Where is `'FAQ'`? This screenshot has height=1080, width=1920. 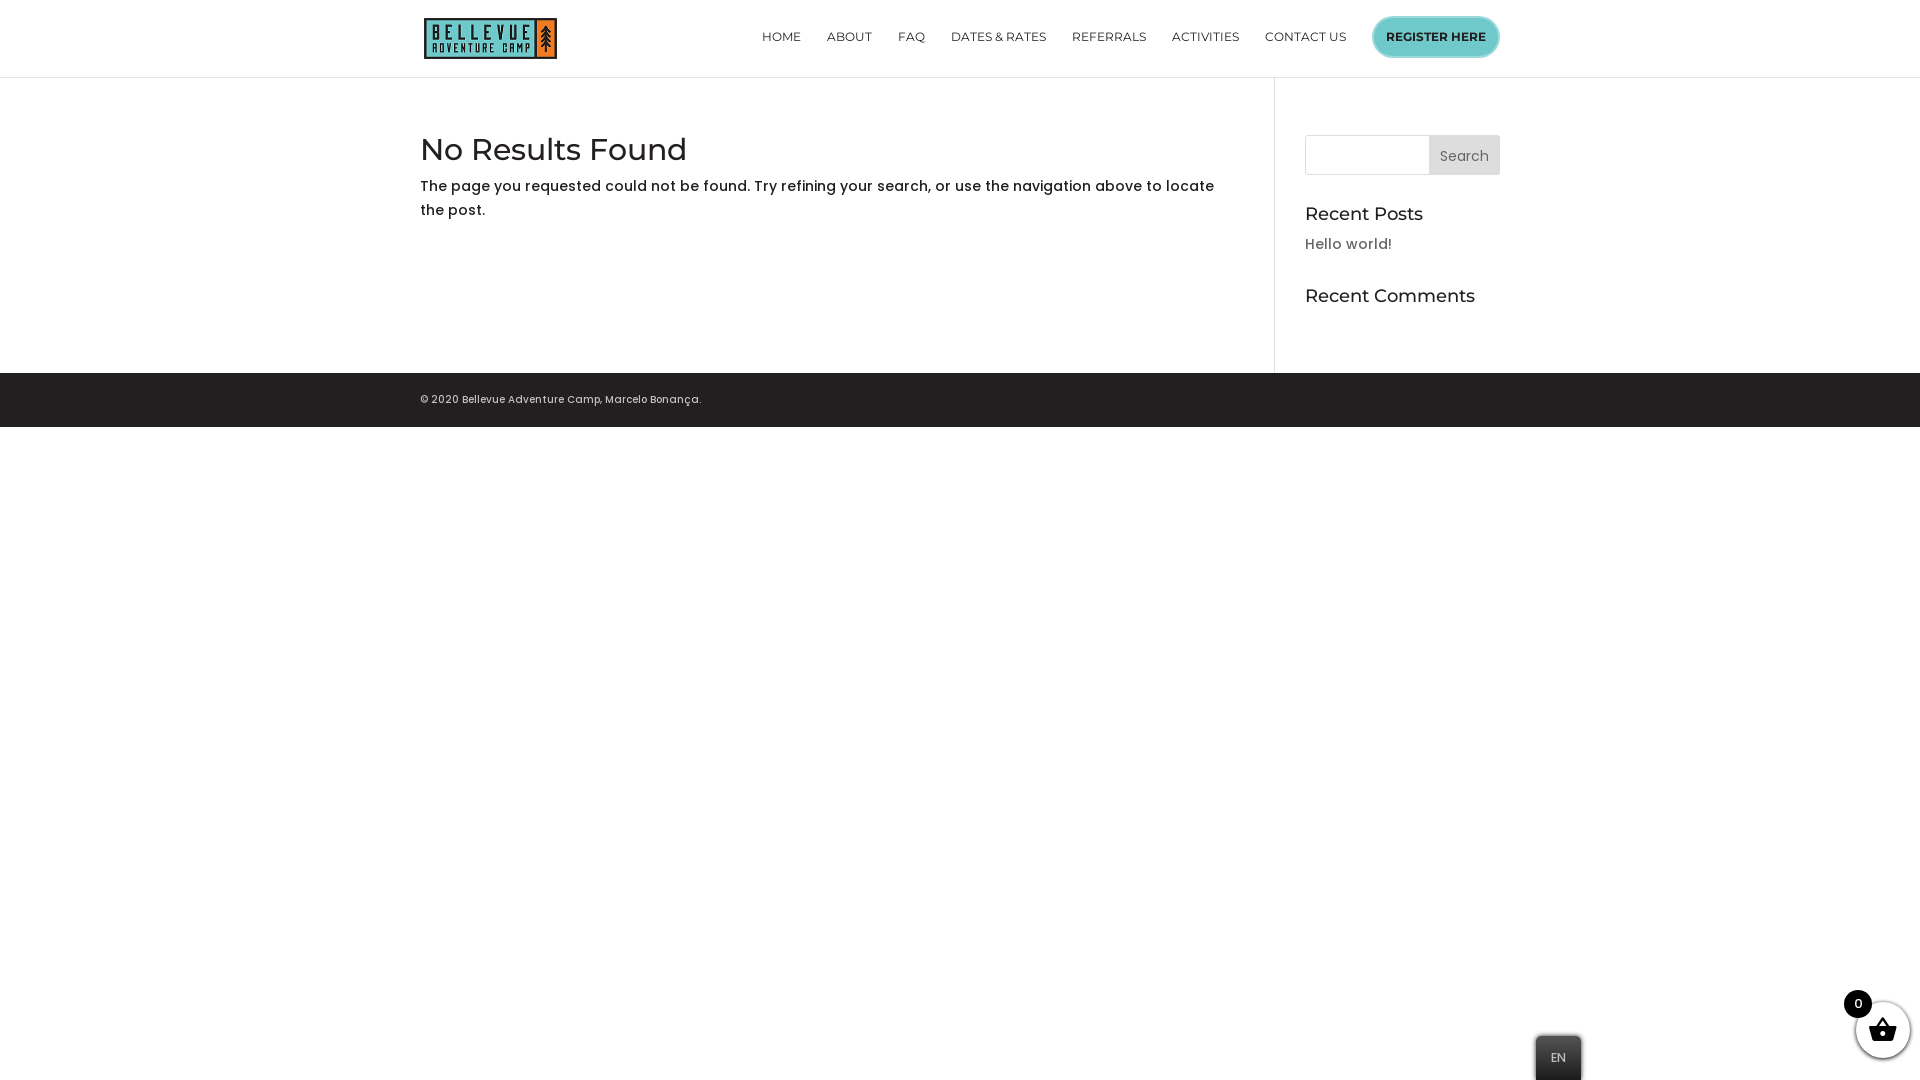
'FAQ' is located at coordinates (896, 52).